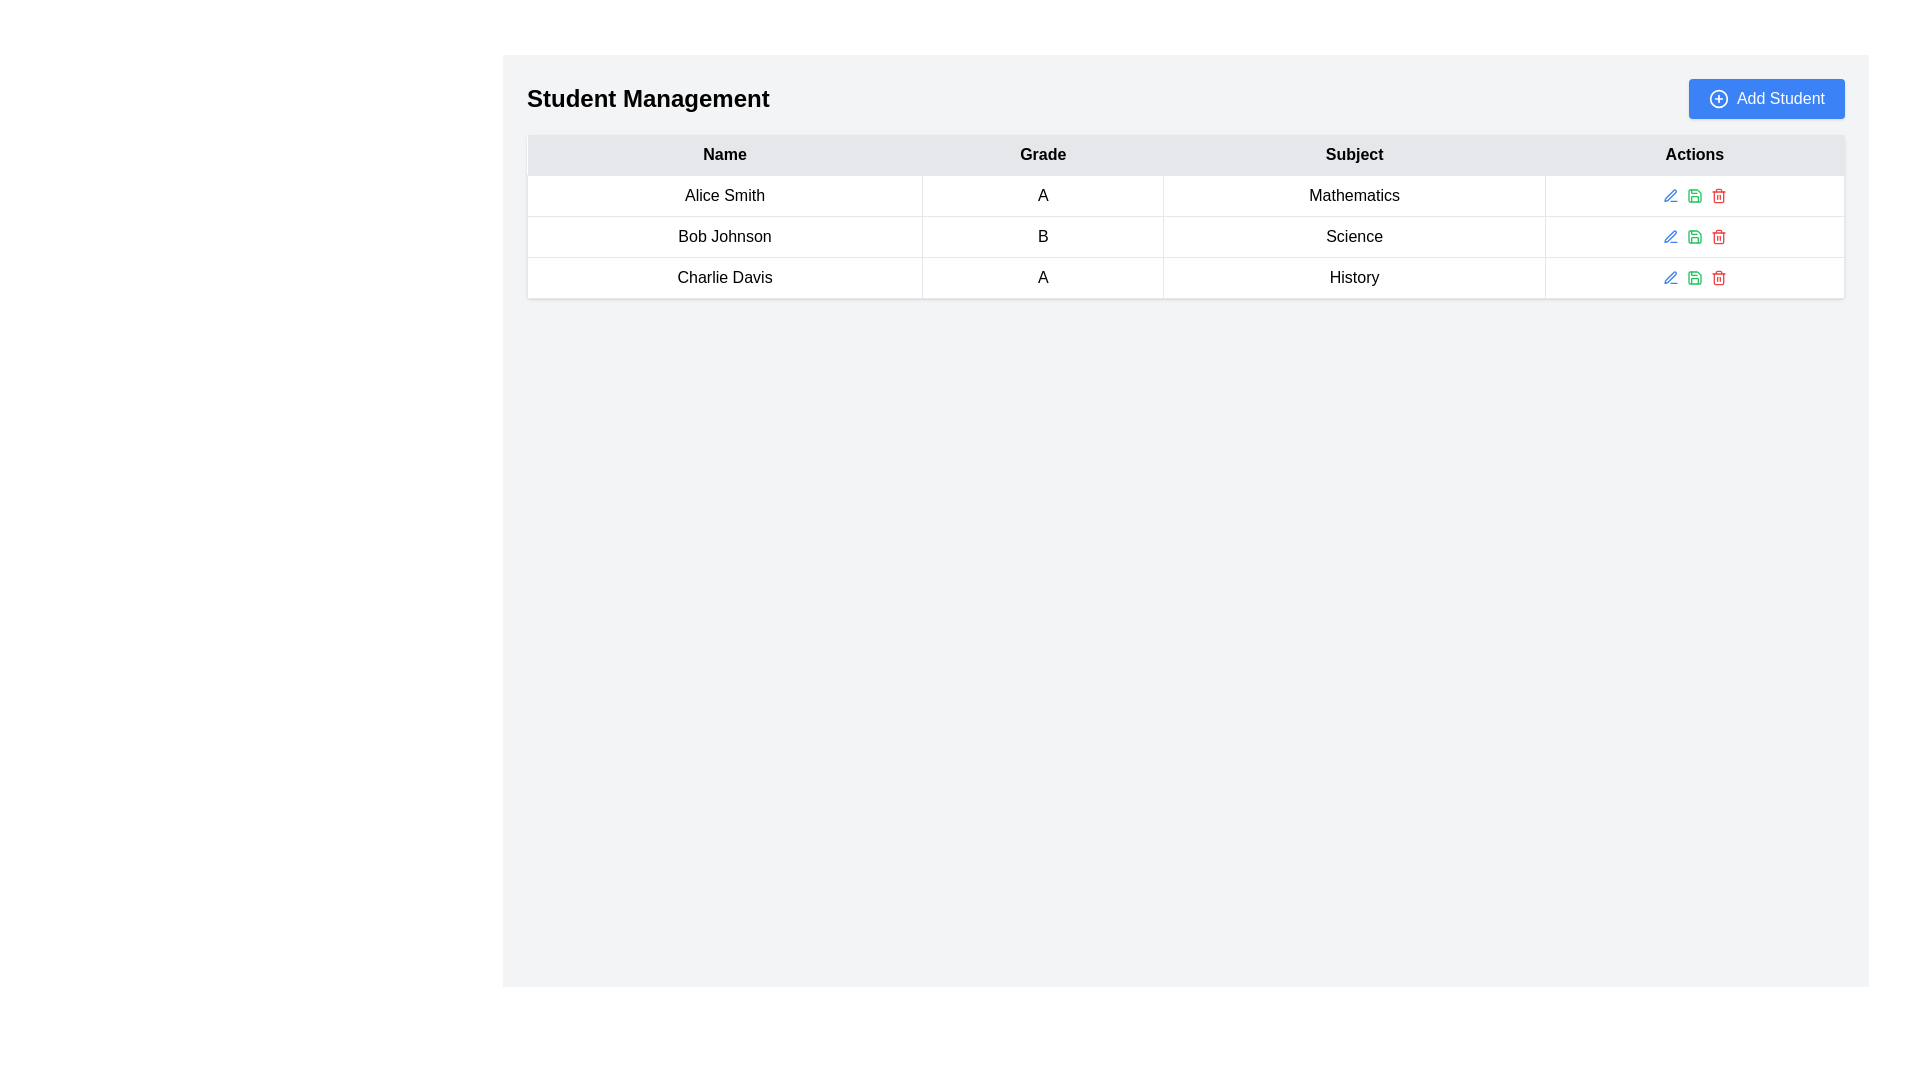  What do you see at coordinates (1693, 235) in the screenshot?
I see `the green save icon button located in the Actions column of the second row in the table aligned with the 'Science' subject` at bounding box center [1693, 235].